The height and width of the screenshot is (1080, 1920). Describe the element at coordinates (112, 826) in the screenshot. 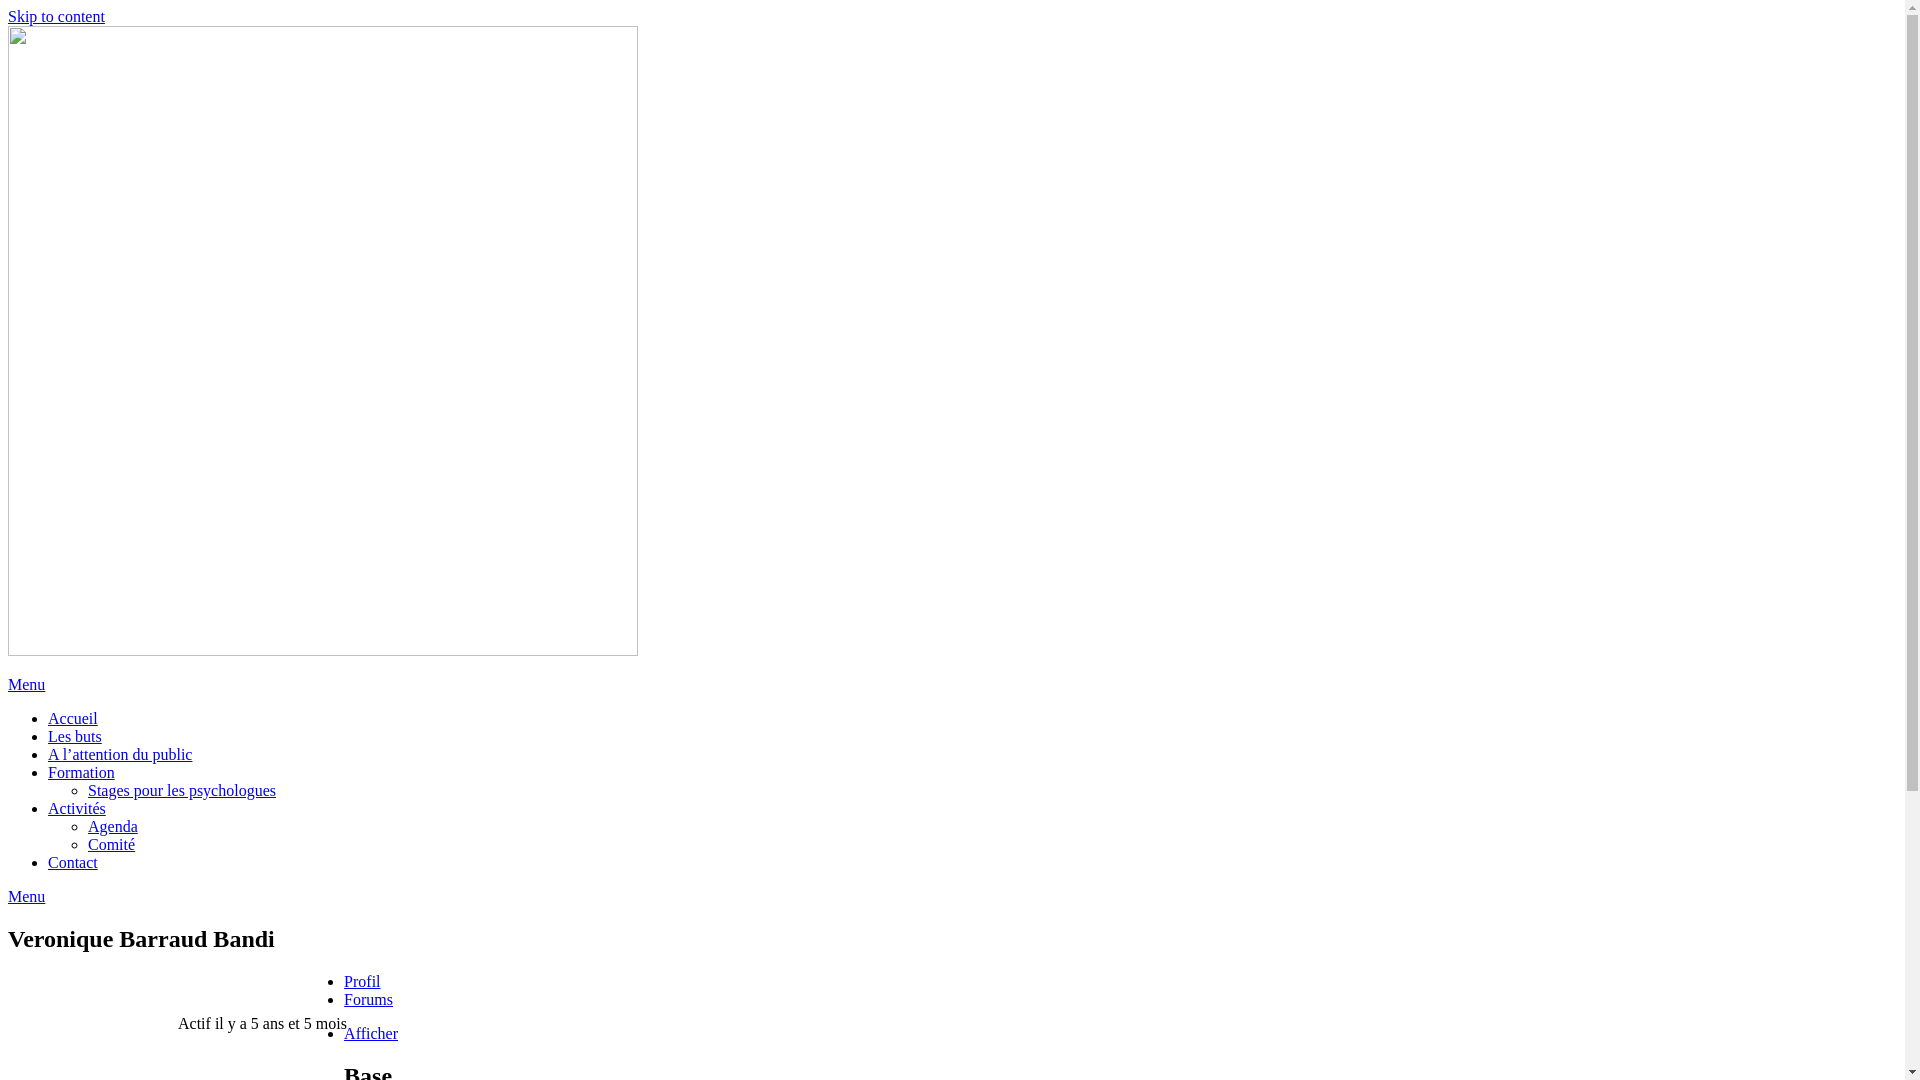

I see `'Agenda'` at that location.